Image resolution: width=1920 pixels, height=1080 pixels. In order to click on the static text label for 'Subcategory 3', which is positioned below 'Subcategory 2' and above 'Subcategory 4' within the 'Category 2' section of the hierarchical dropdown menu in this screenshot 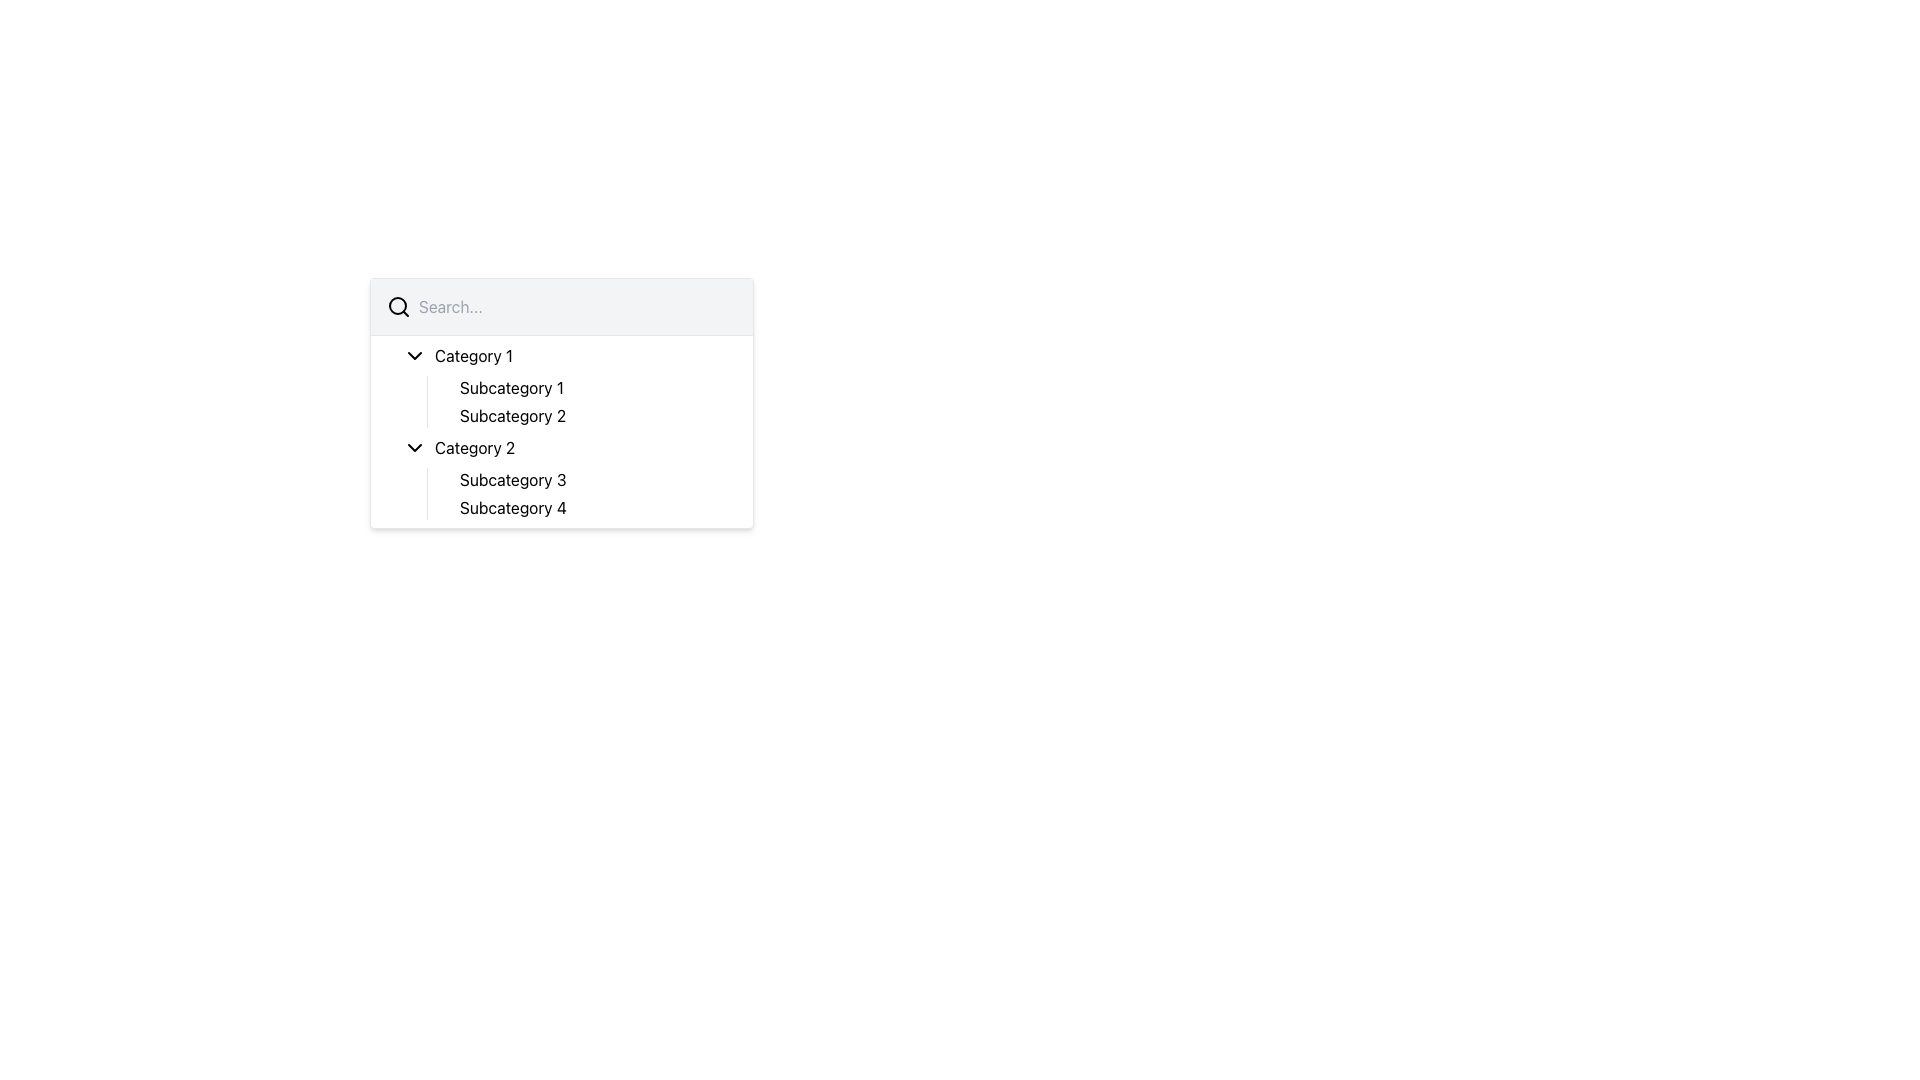, I will do `click(513, 479)`.